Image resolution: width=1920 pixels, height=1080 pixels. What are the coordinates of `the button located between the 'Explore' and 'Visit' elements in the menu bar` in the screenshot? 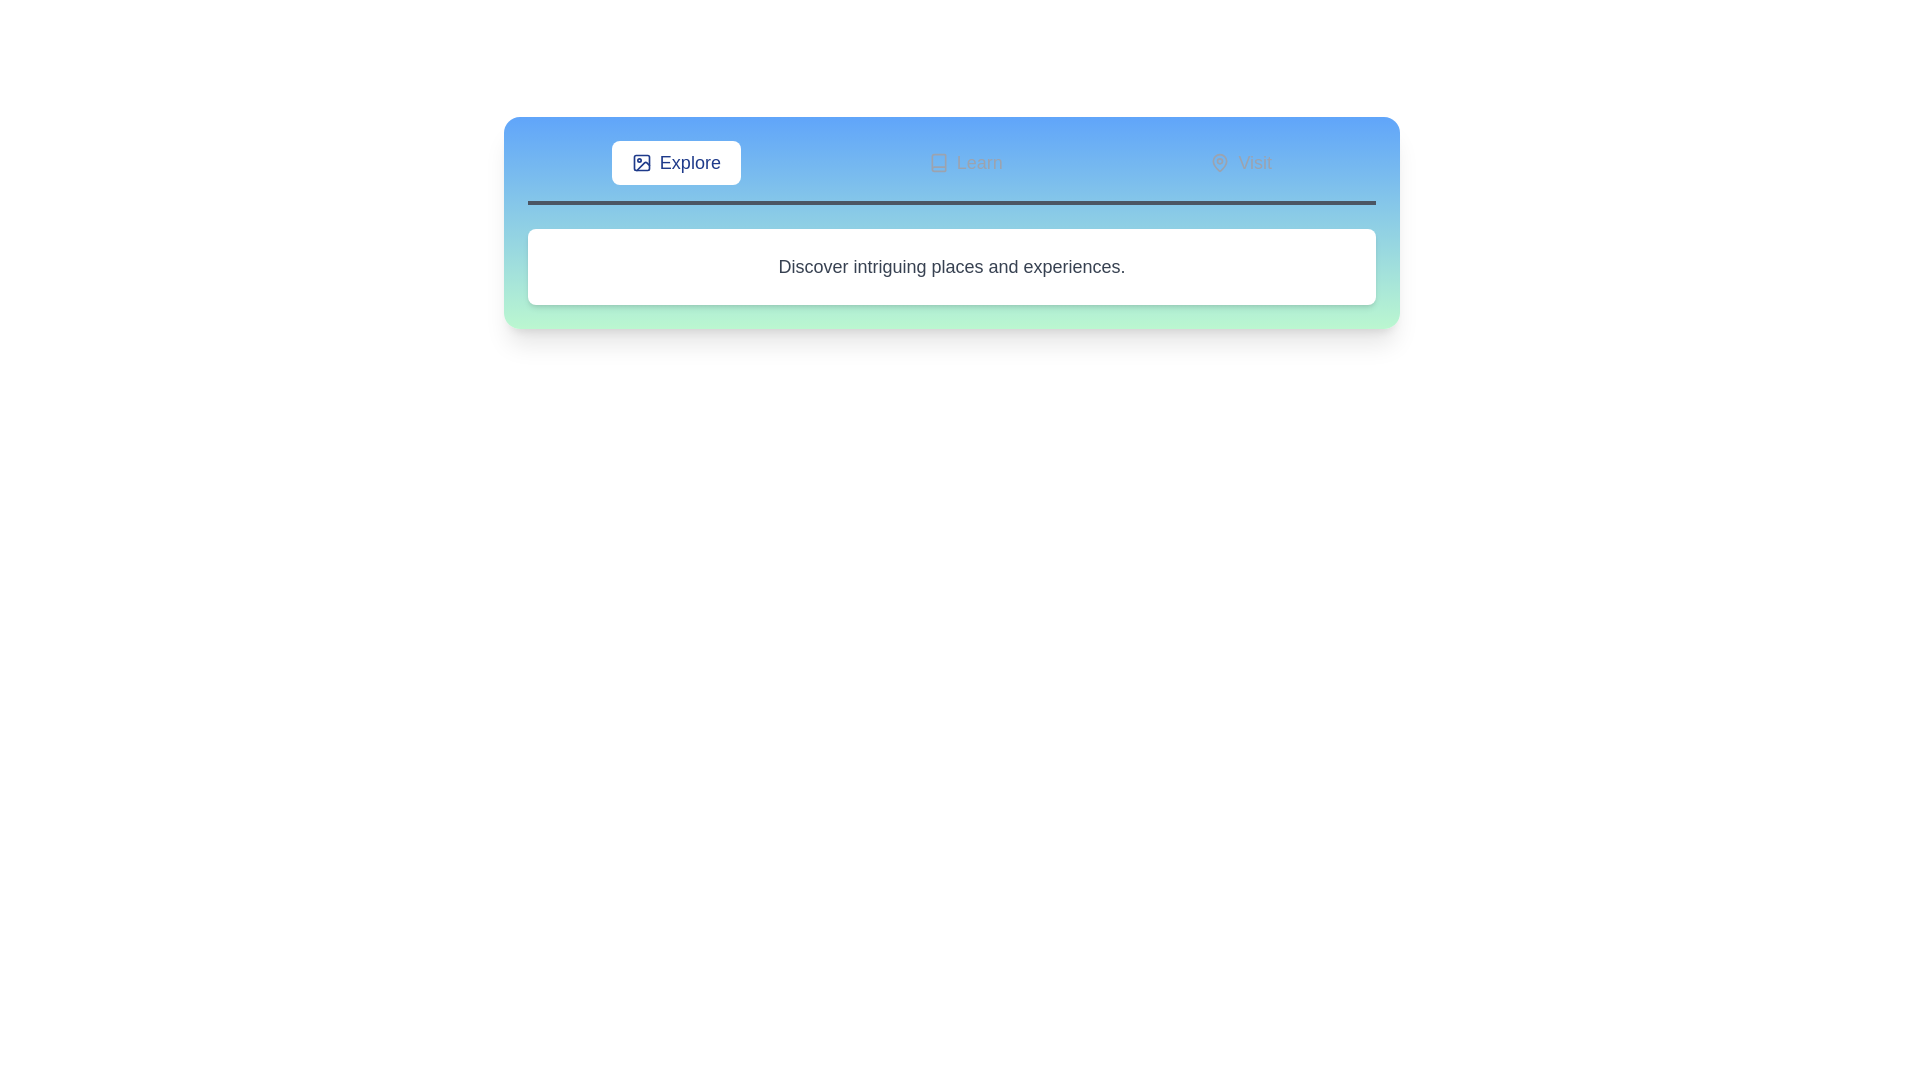 It's located at (965, 161).